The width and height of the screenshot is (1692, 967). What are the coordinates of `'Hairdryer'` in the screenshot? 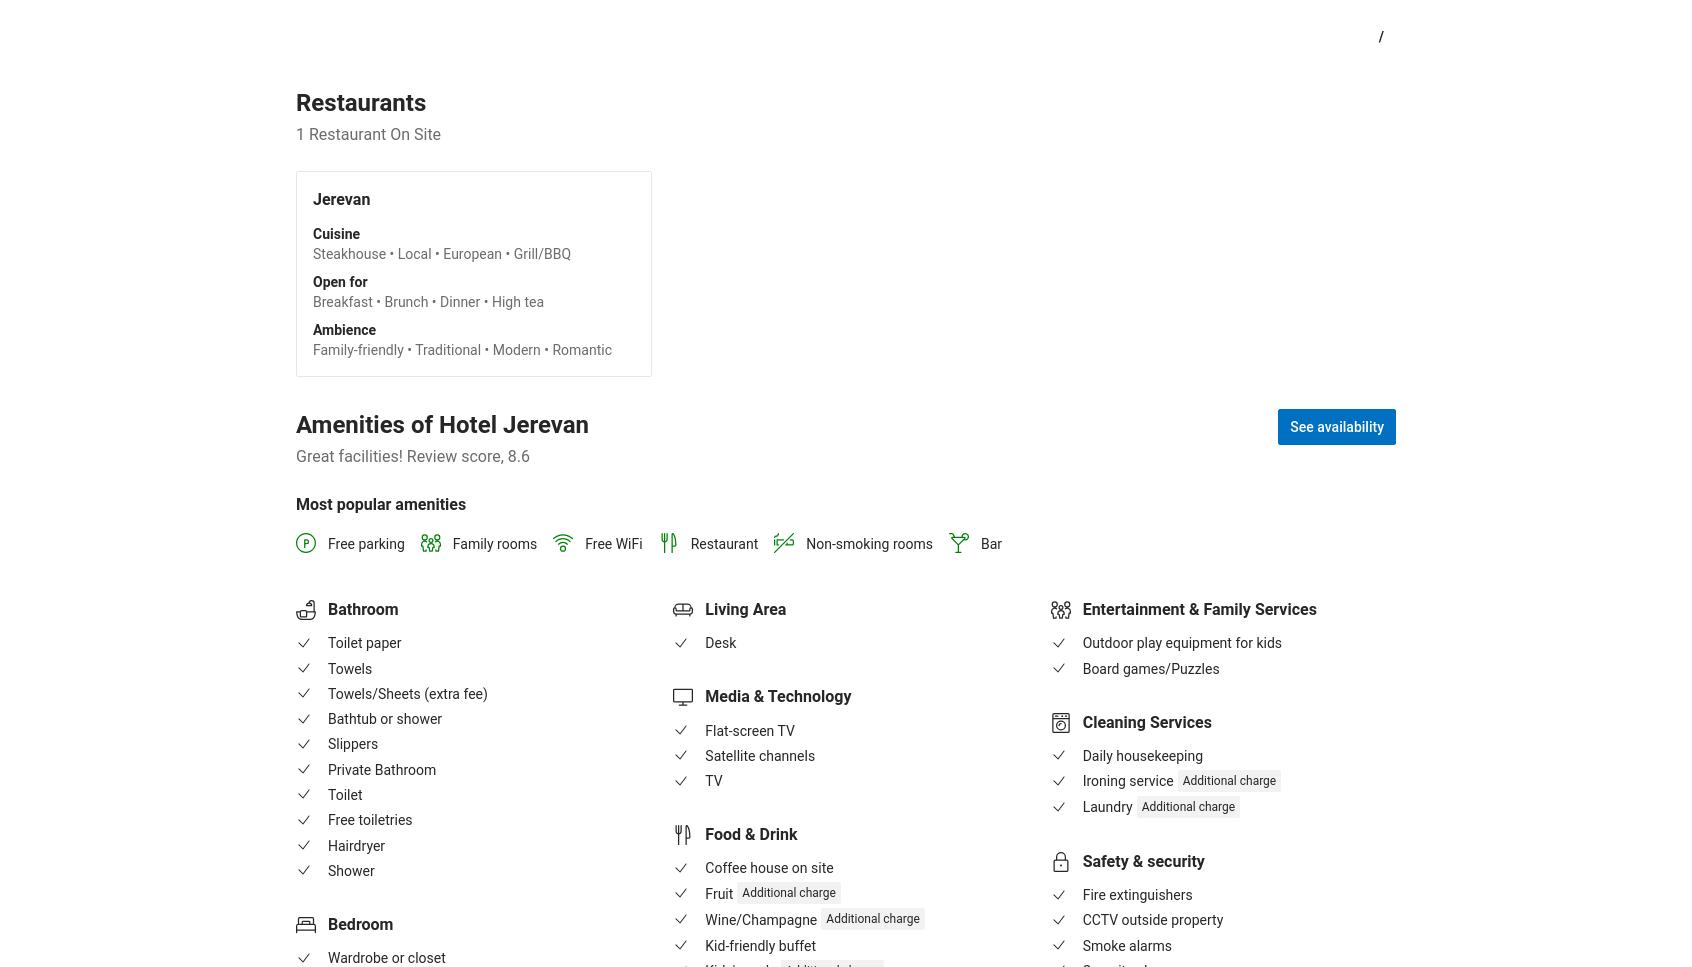 It's located at (356, 844).